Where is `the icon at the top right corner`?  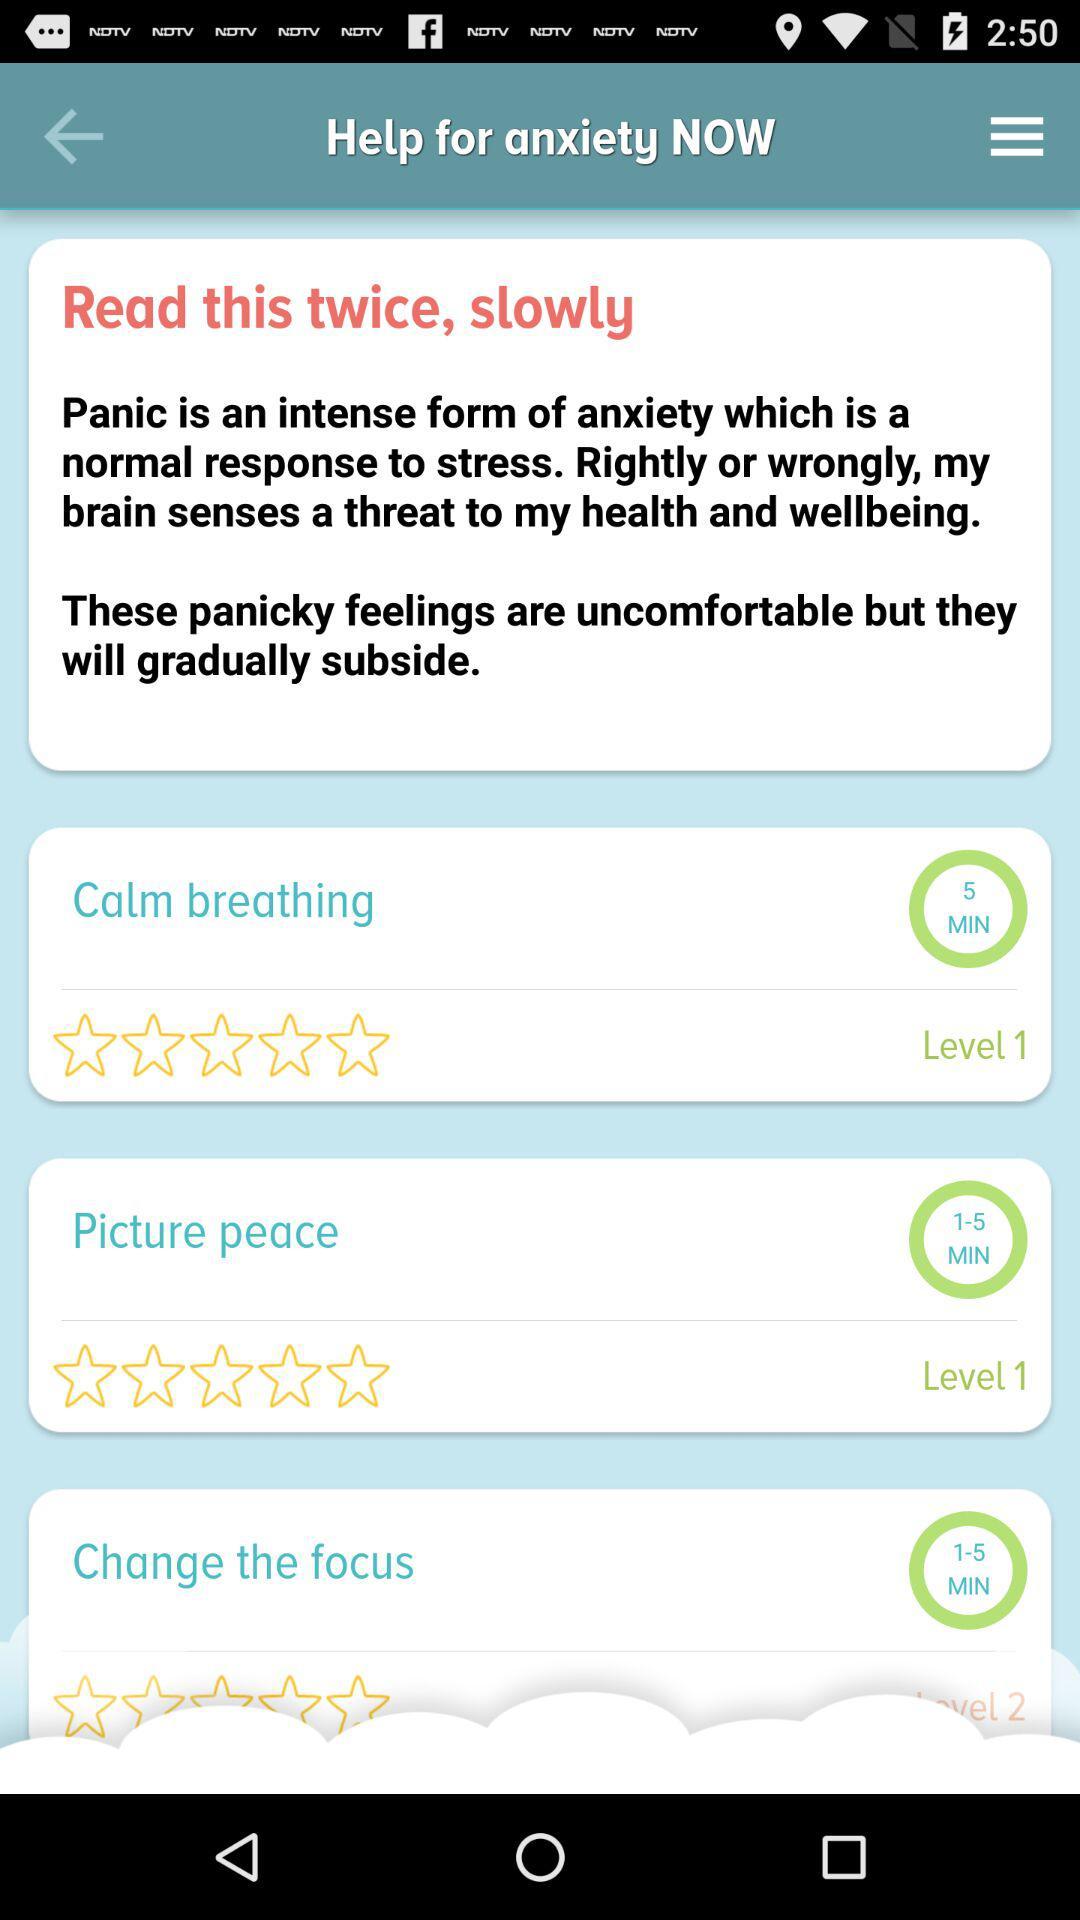 the icon at the top right corner is located at coordinates (1017, 135).